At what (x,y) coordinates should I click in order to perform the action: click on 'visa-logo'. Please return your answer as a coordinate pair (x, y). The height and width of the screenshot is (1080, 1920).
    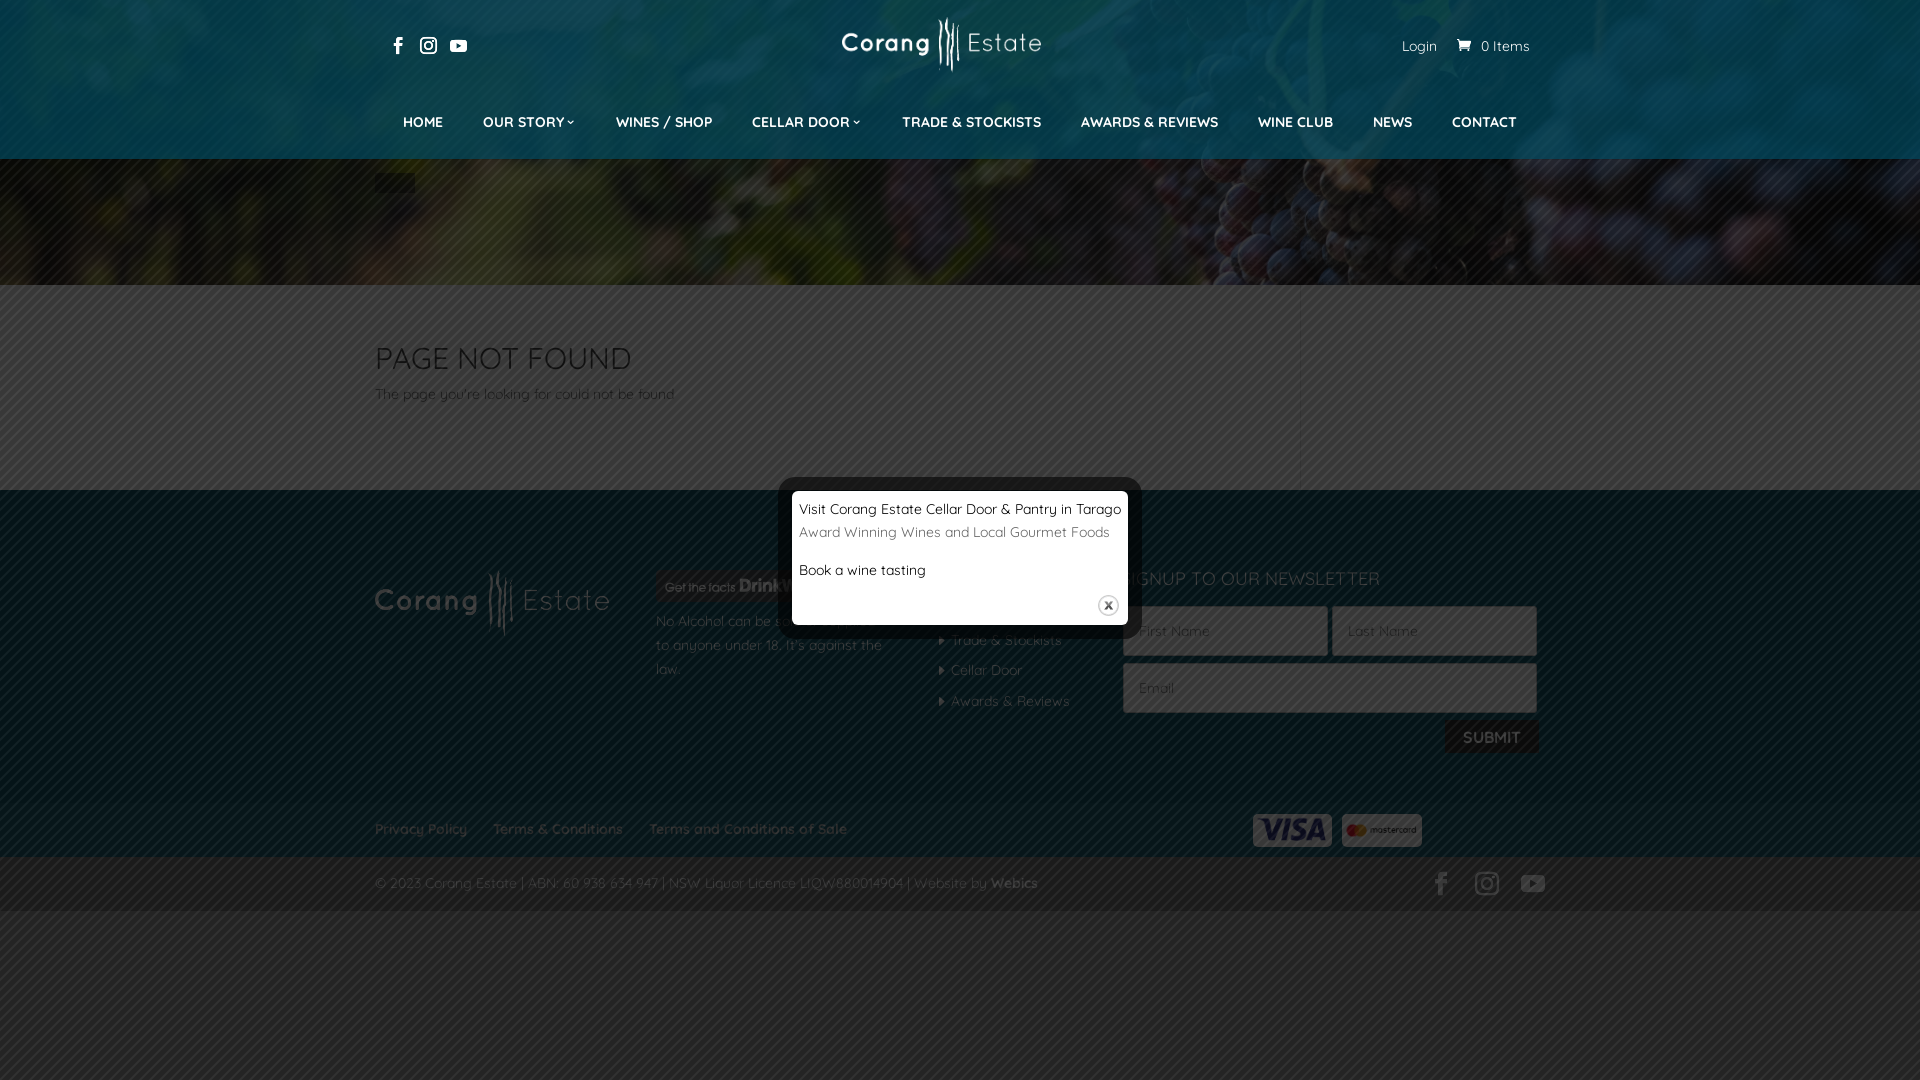
    Looking at the image, I should click on (1291, 830).